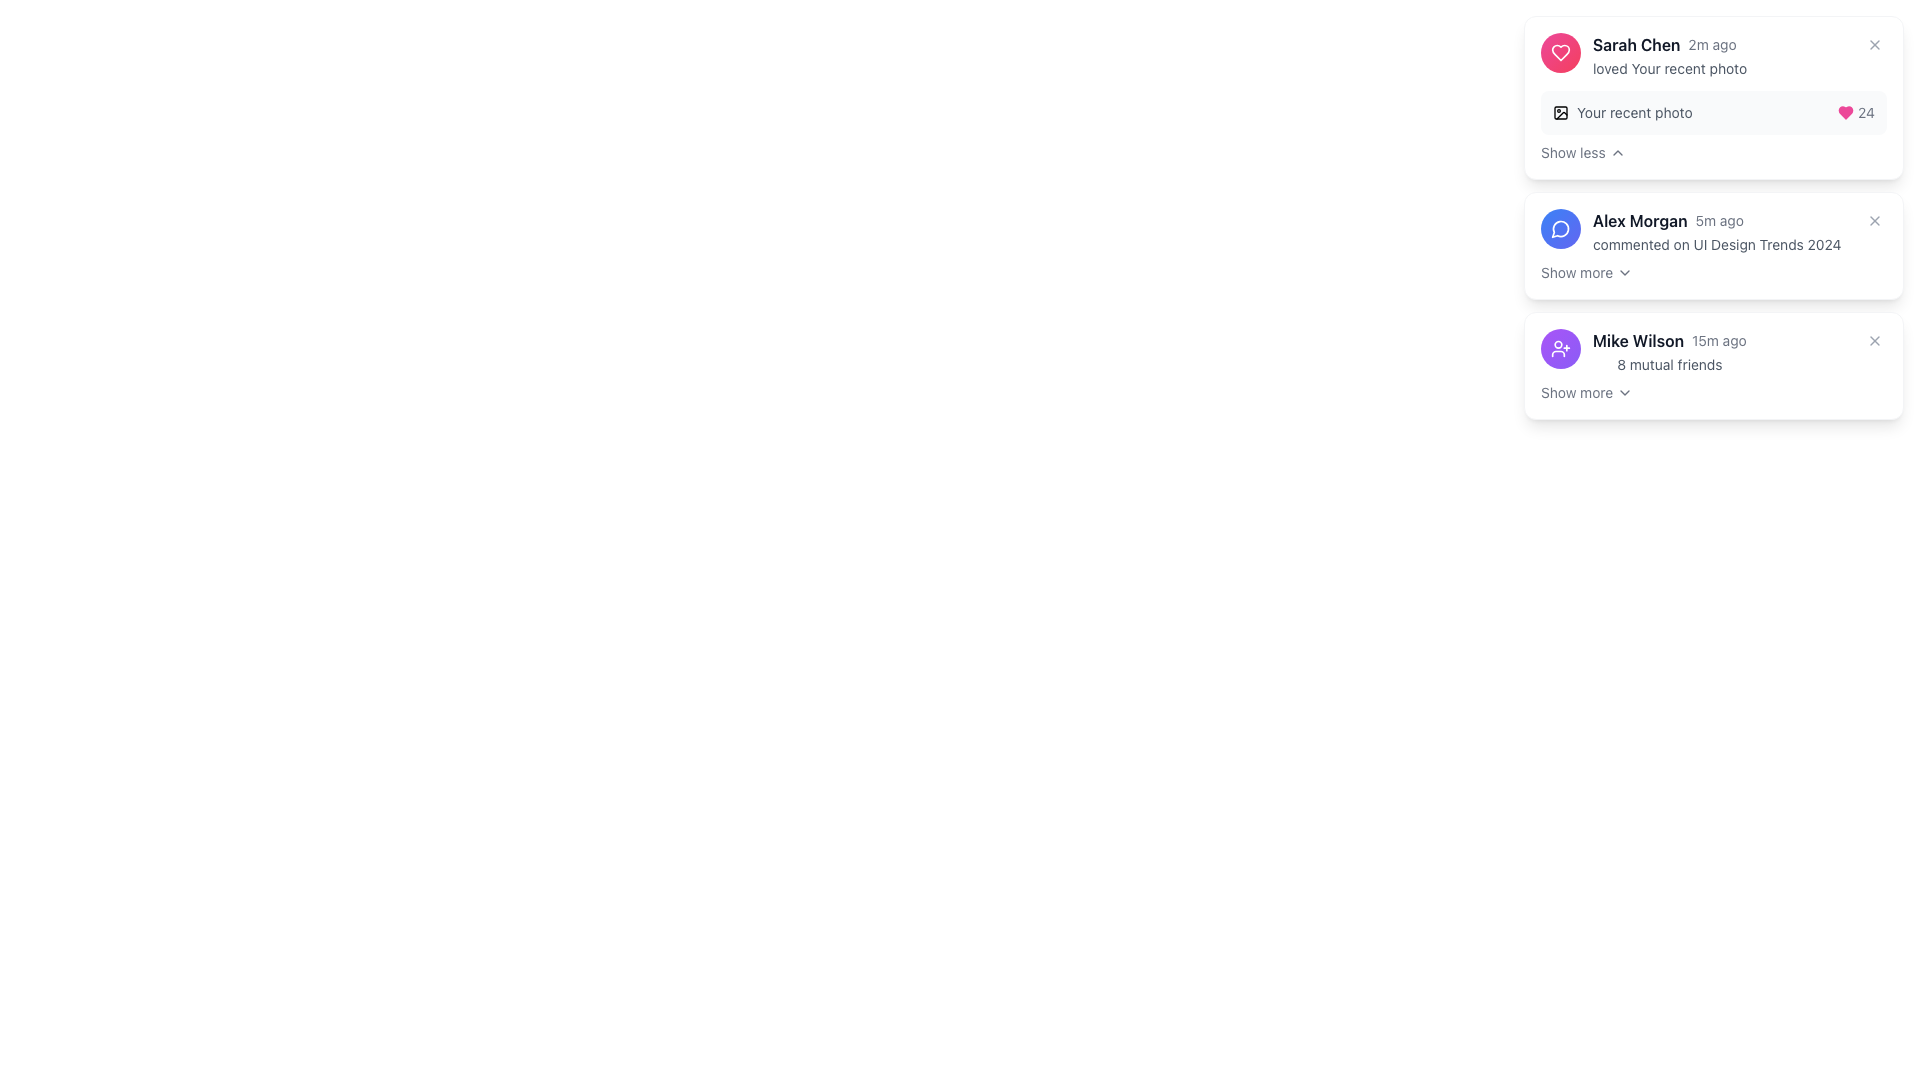 The width and height of the screenshot is (1920, 1080). Describe the element at coordinates (1634, 112) in the screenshot. I see `text content of the element displaying 'Your recent photo', which is a small gray text located within the top notification card, aligned to the right of an image icon` at that location.